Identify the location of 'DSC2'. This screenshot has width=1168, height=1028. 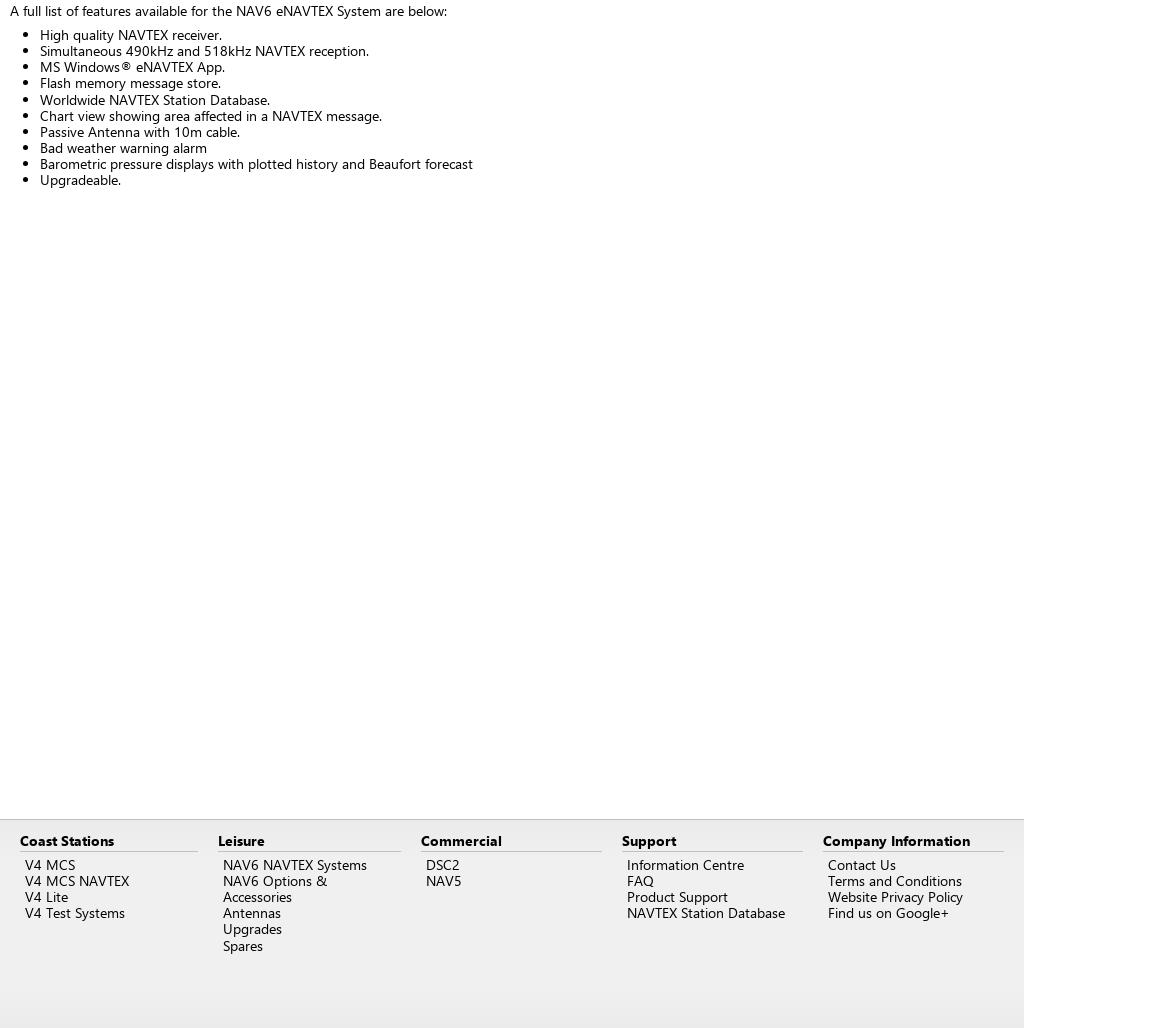
(443, 863).